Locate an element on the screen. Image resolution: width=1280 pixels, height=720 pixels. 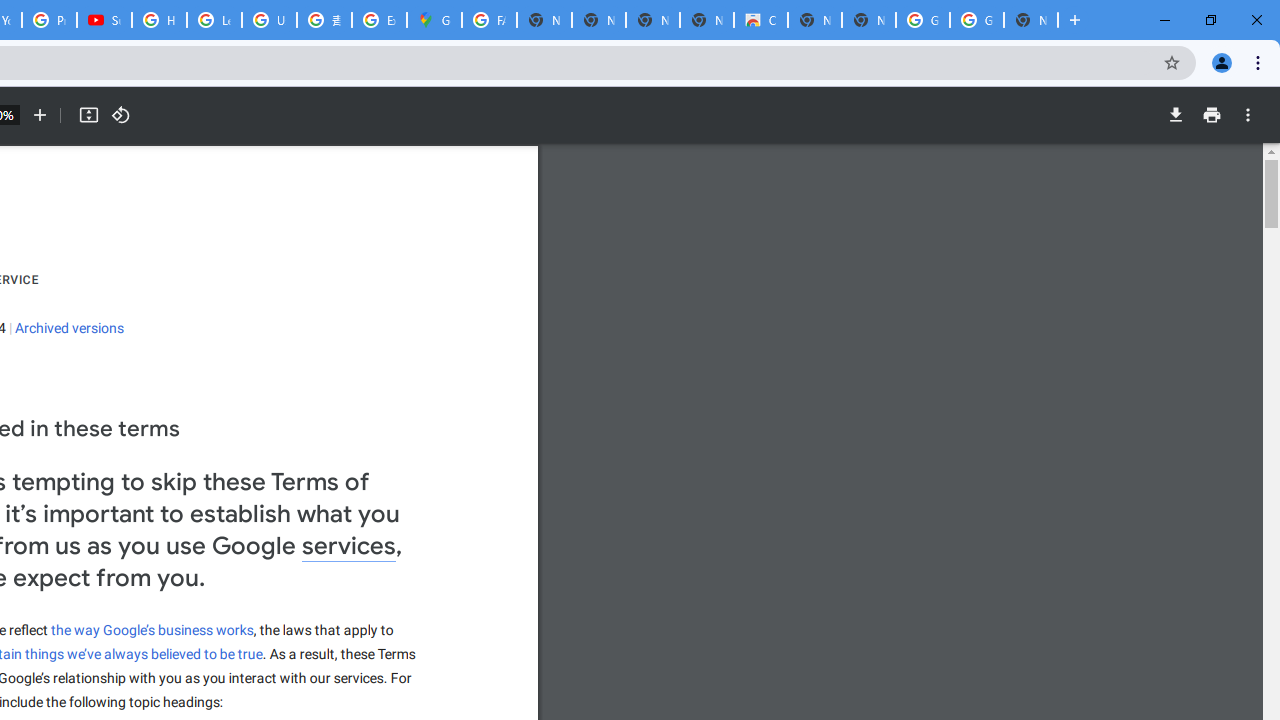
'Rotate counterclockwise' is located at coordinates (119, 115).